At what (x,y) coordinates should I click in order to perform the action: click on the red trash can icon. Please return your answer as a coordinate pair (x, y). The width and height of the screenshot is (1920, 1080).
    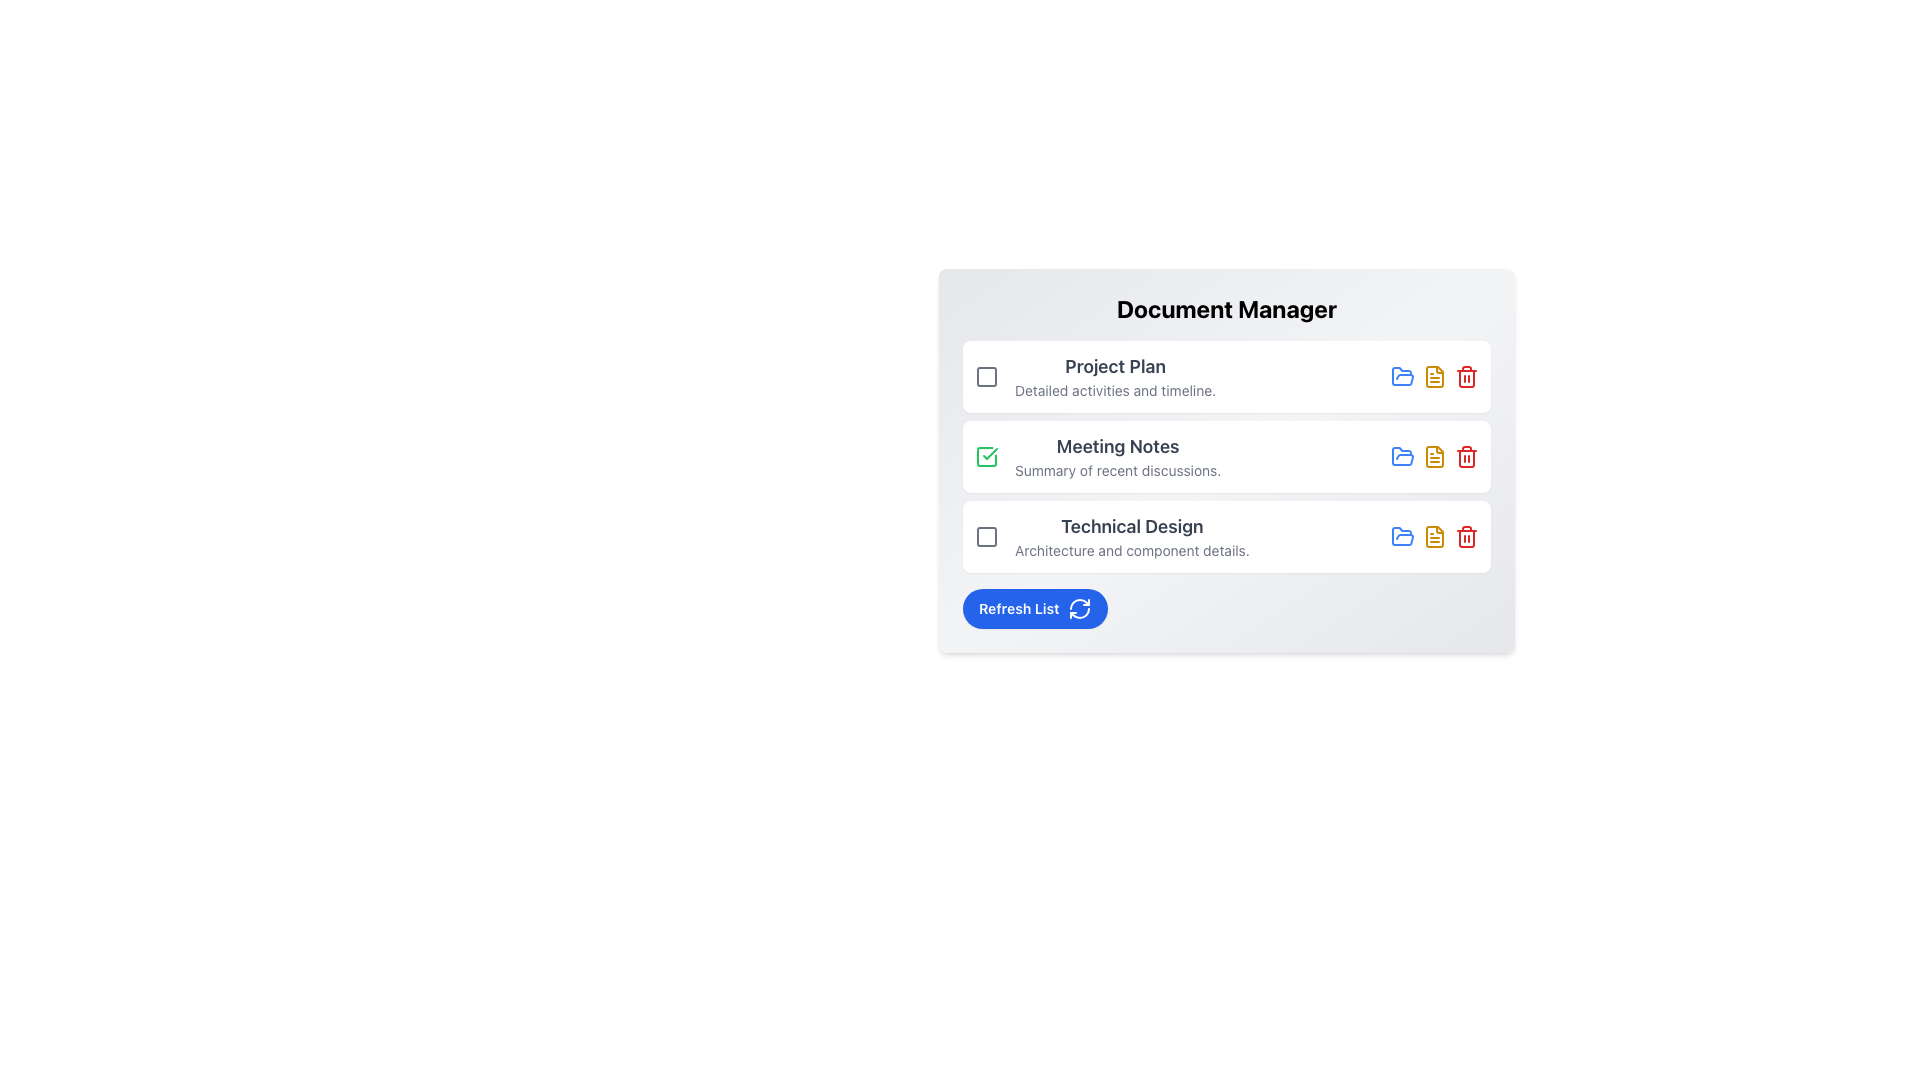
    Looking at the image, I should click on (1467, 456).